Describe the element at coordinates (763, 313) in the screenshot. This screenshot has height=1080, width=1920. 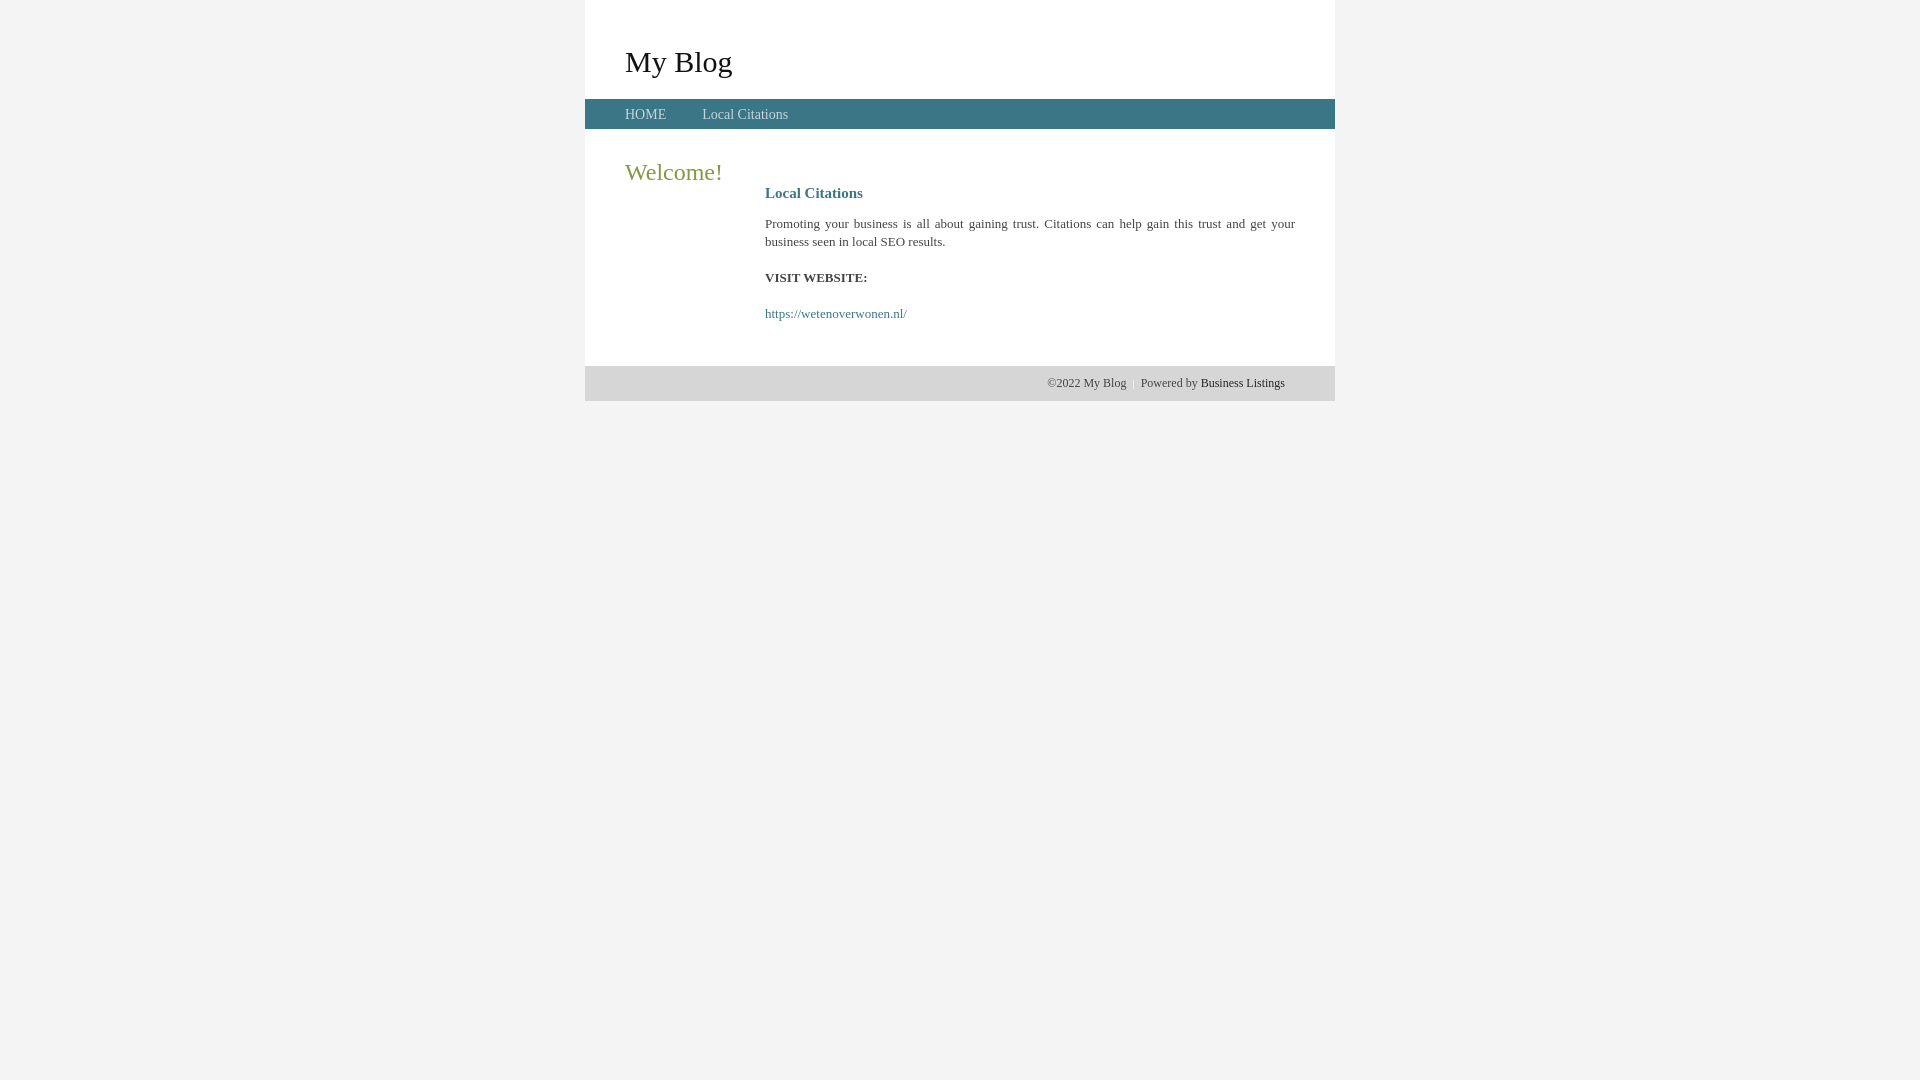
I see `'https://wetenoverwonen.nl/'` at that location.